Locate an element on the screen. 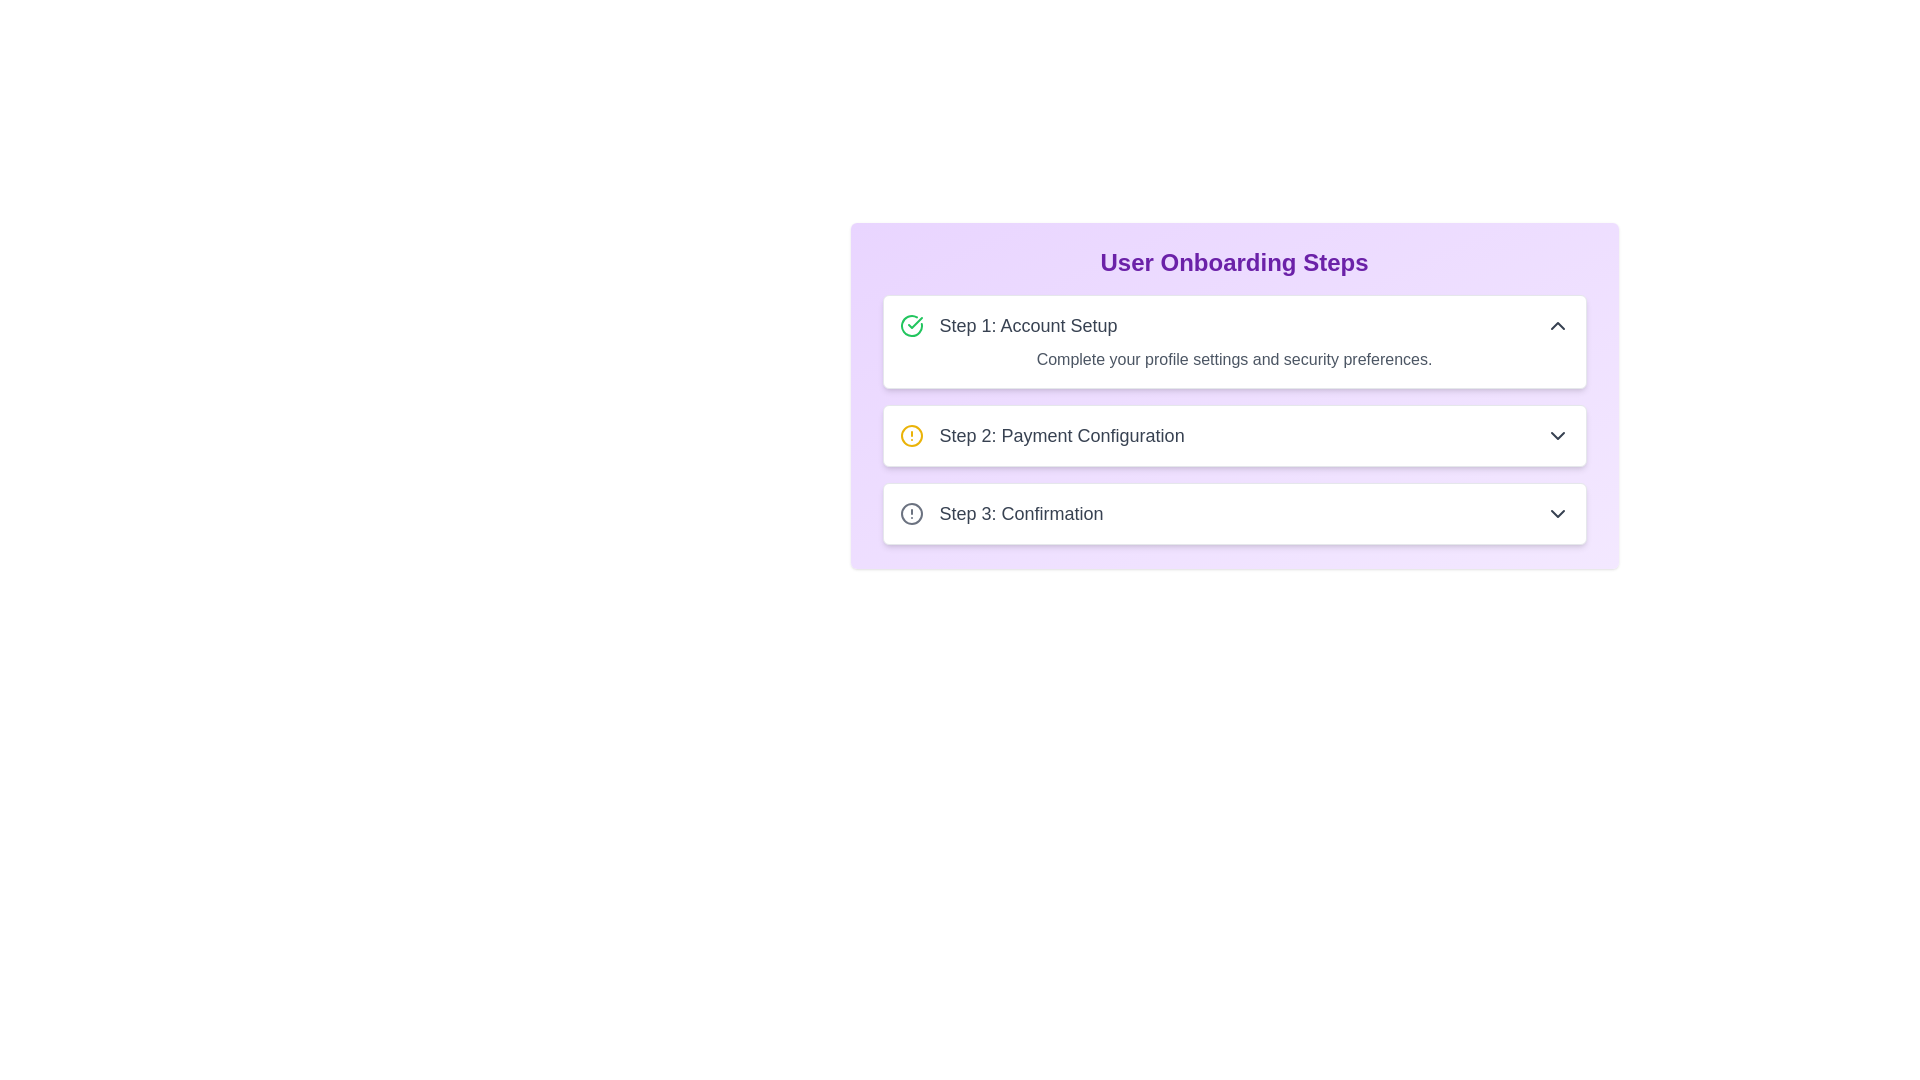  properties for styling of the completed status vector icon located in the 'Step 1: Account Setup' section of the onboarding interface is located at coordinates (914, 322).